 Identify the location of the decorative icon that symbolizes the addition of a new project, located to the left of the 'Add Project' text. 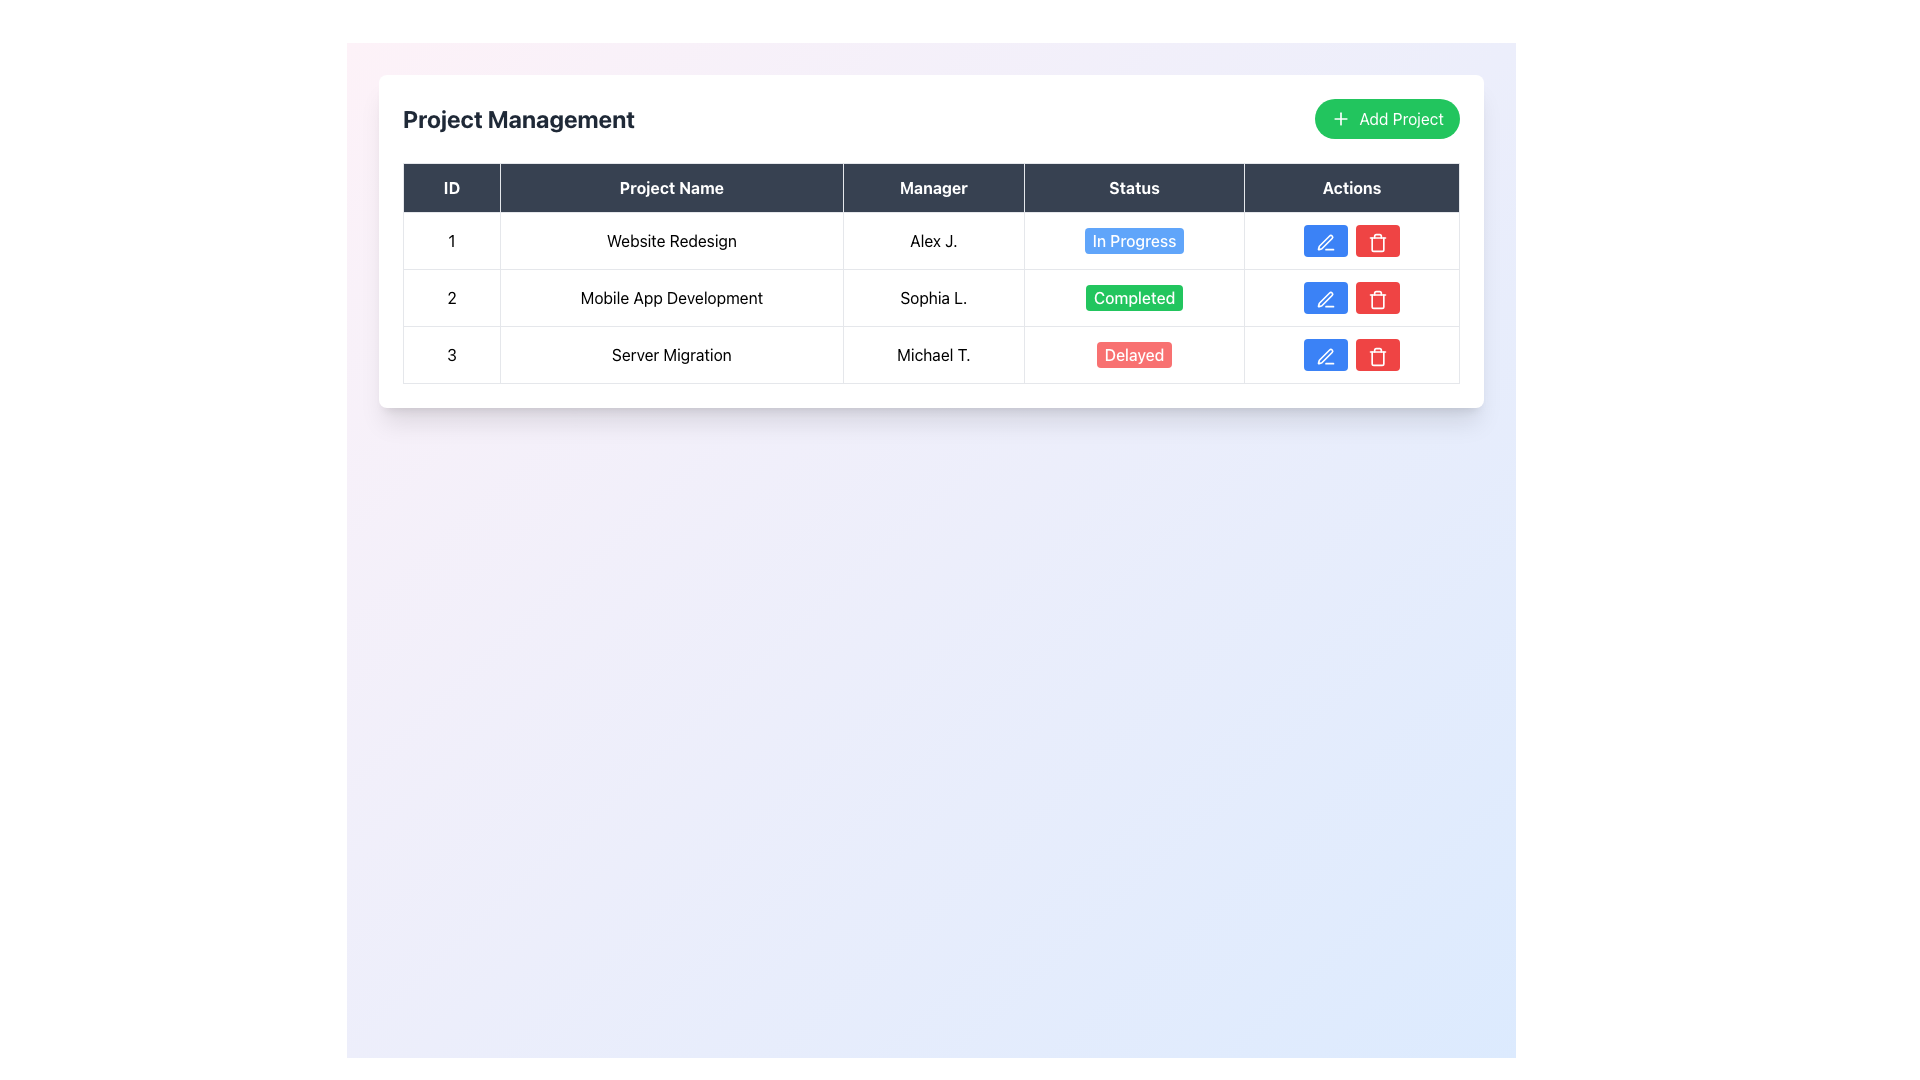
(1341, 119).